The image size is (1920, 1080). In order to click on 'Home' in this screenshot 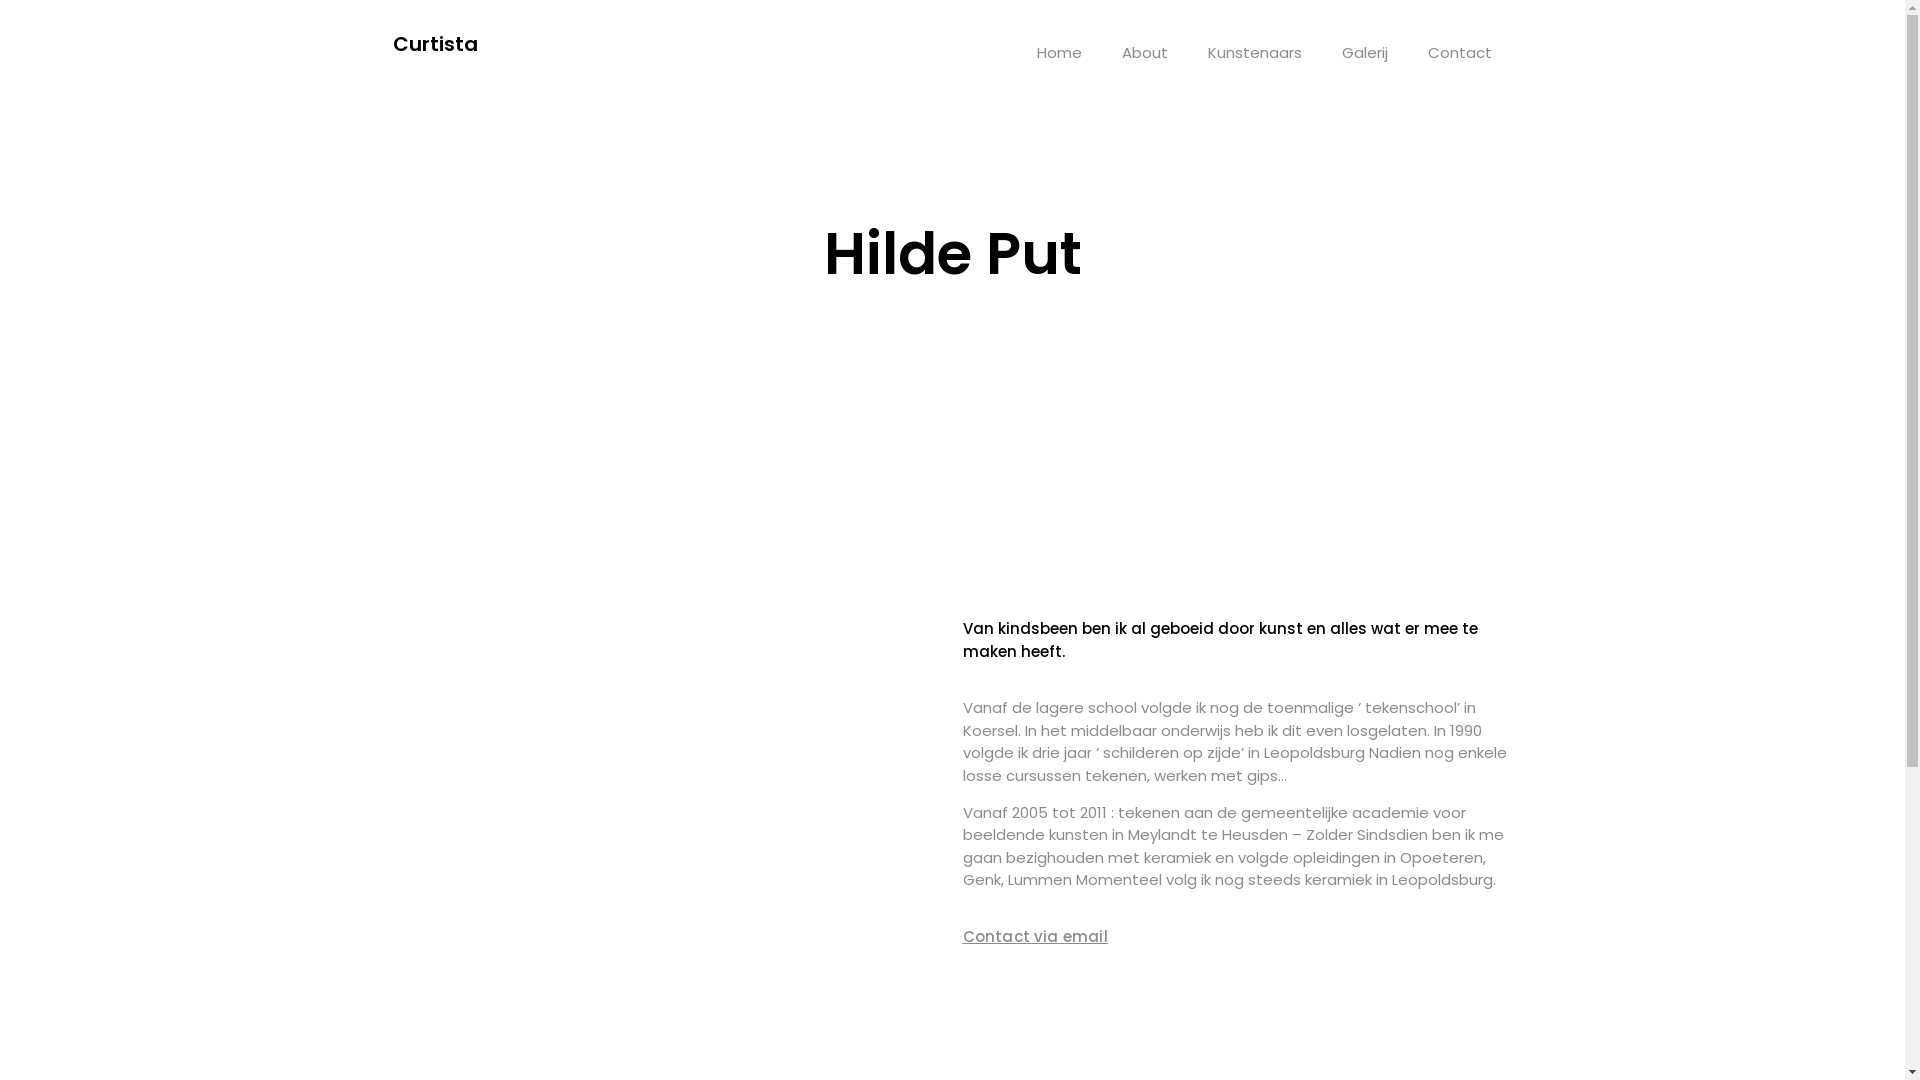, I will do `click(1017, 52)`.